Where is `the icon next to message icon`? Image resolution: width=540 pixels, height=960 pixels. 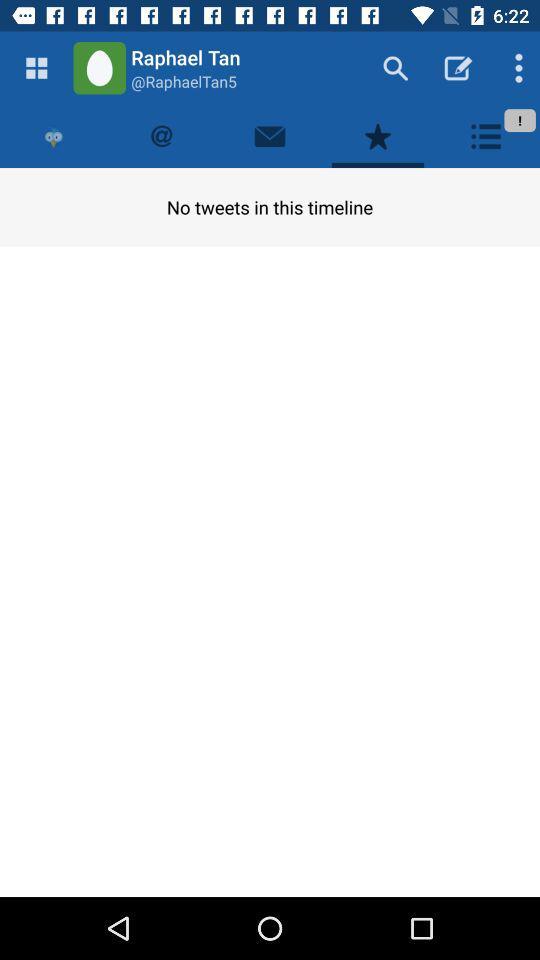
the icon next to message icon is located at coordinates (378, 135).